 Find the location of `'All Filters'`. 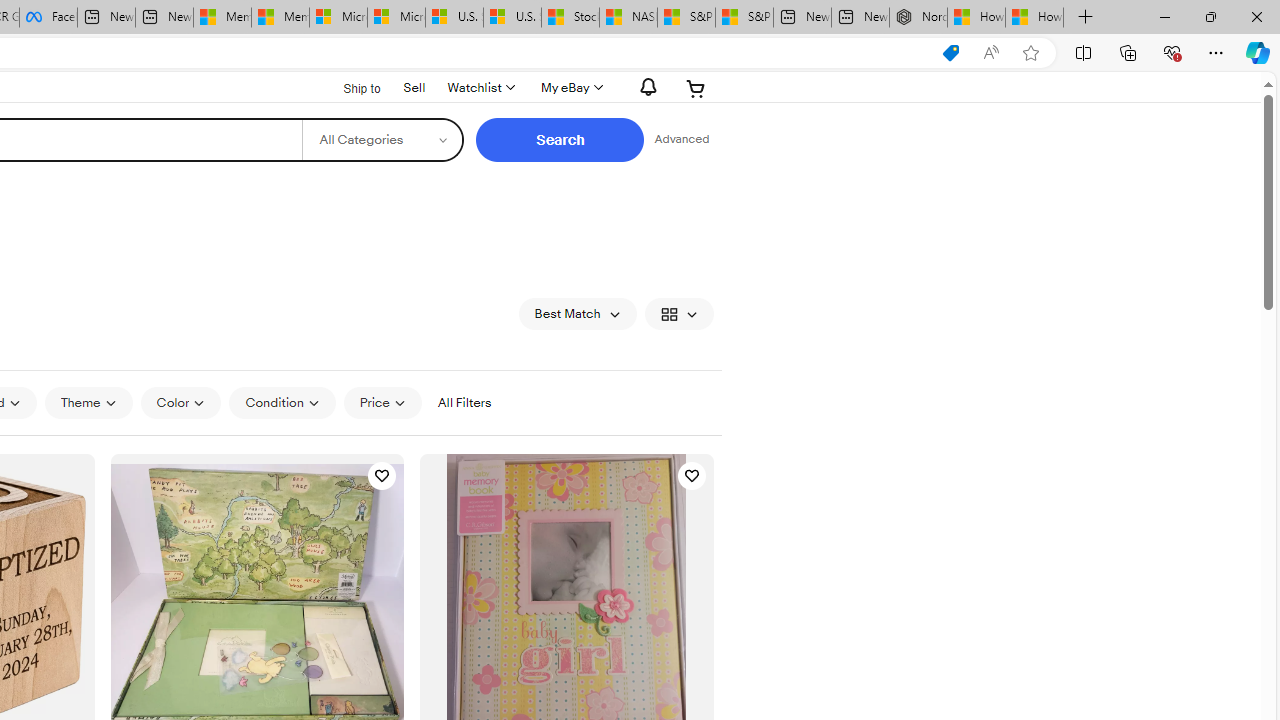

'All Filters' is located at coordinates (463, 403).